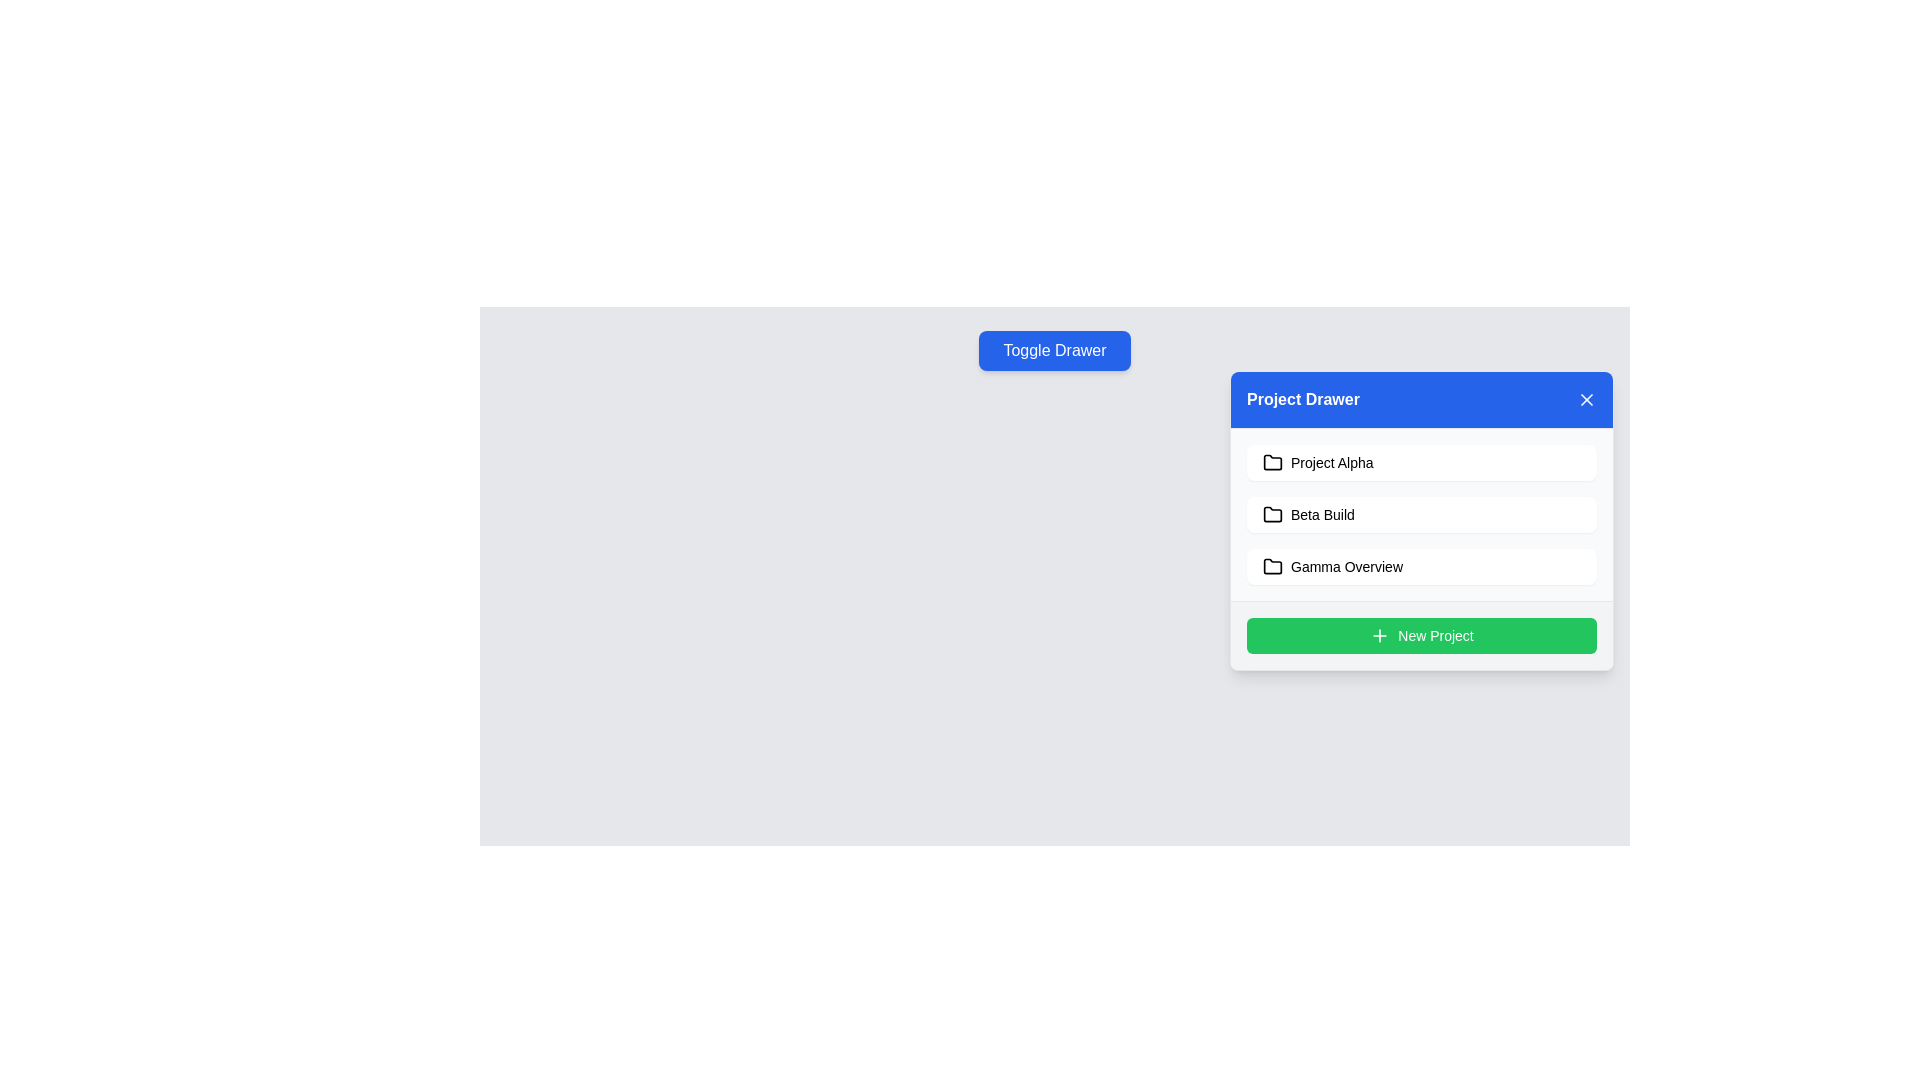 Image resolution: width=1920 pixels, height=1080 pixels. What do you see at coordinates (1271, 462) in the screenshot?
I see `the small folder icon with a minimalist outline design located within the 'Project Alpha' list item` at bounding box center [1271, 462].